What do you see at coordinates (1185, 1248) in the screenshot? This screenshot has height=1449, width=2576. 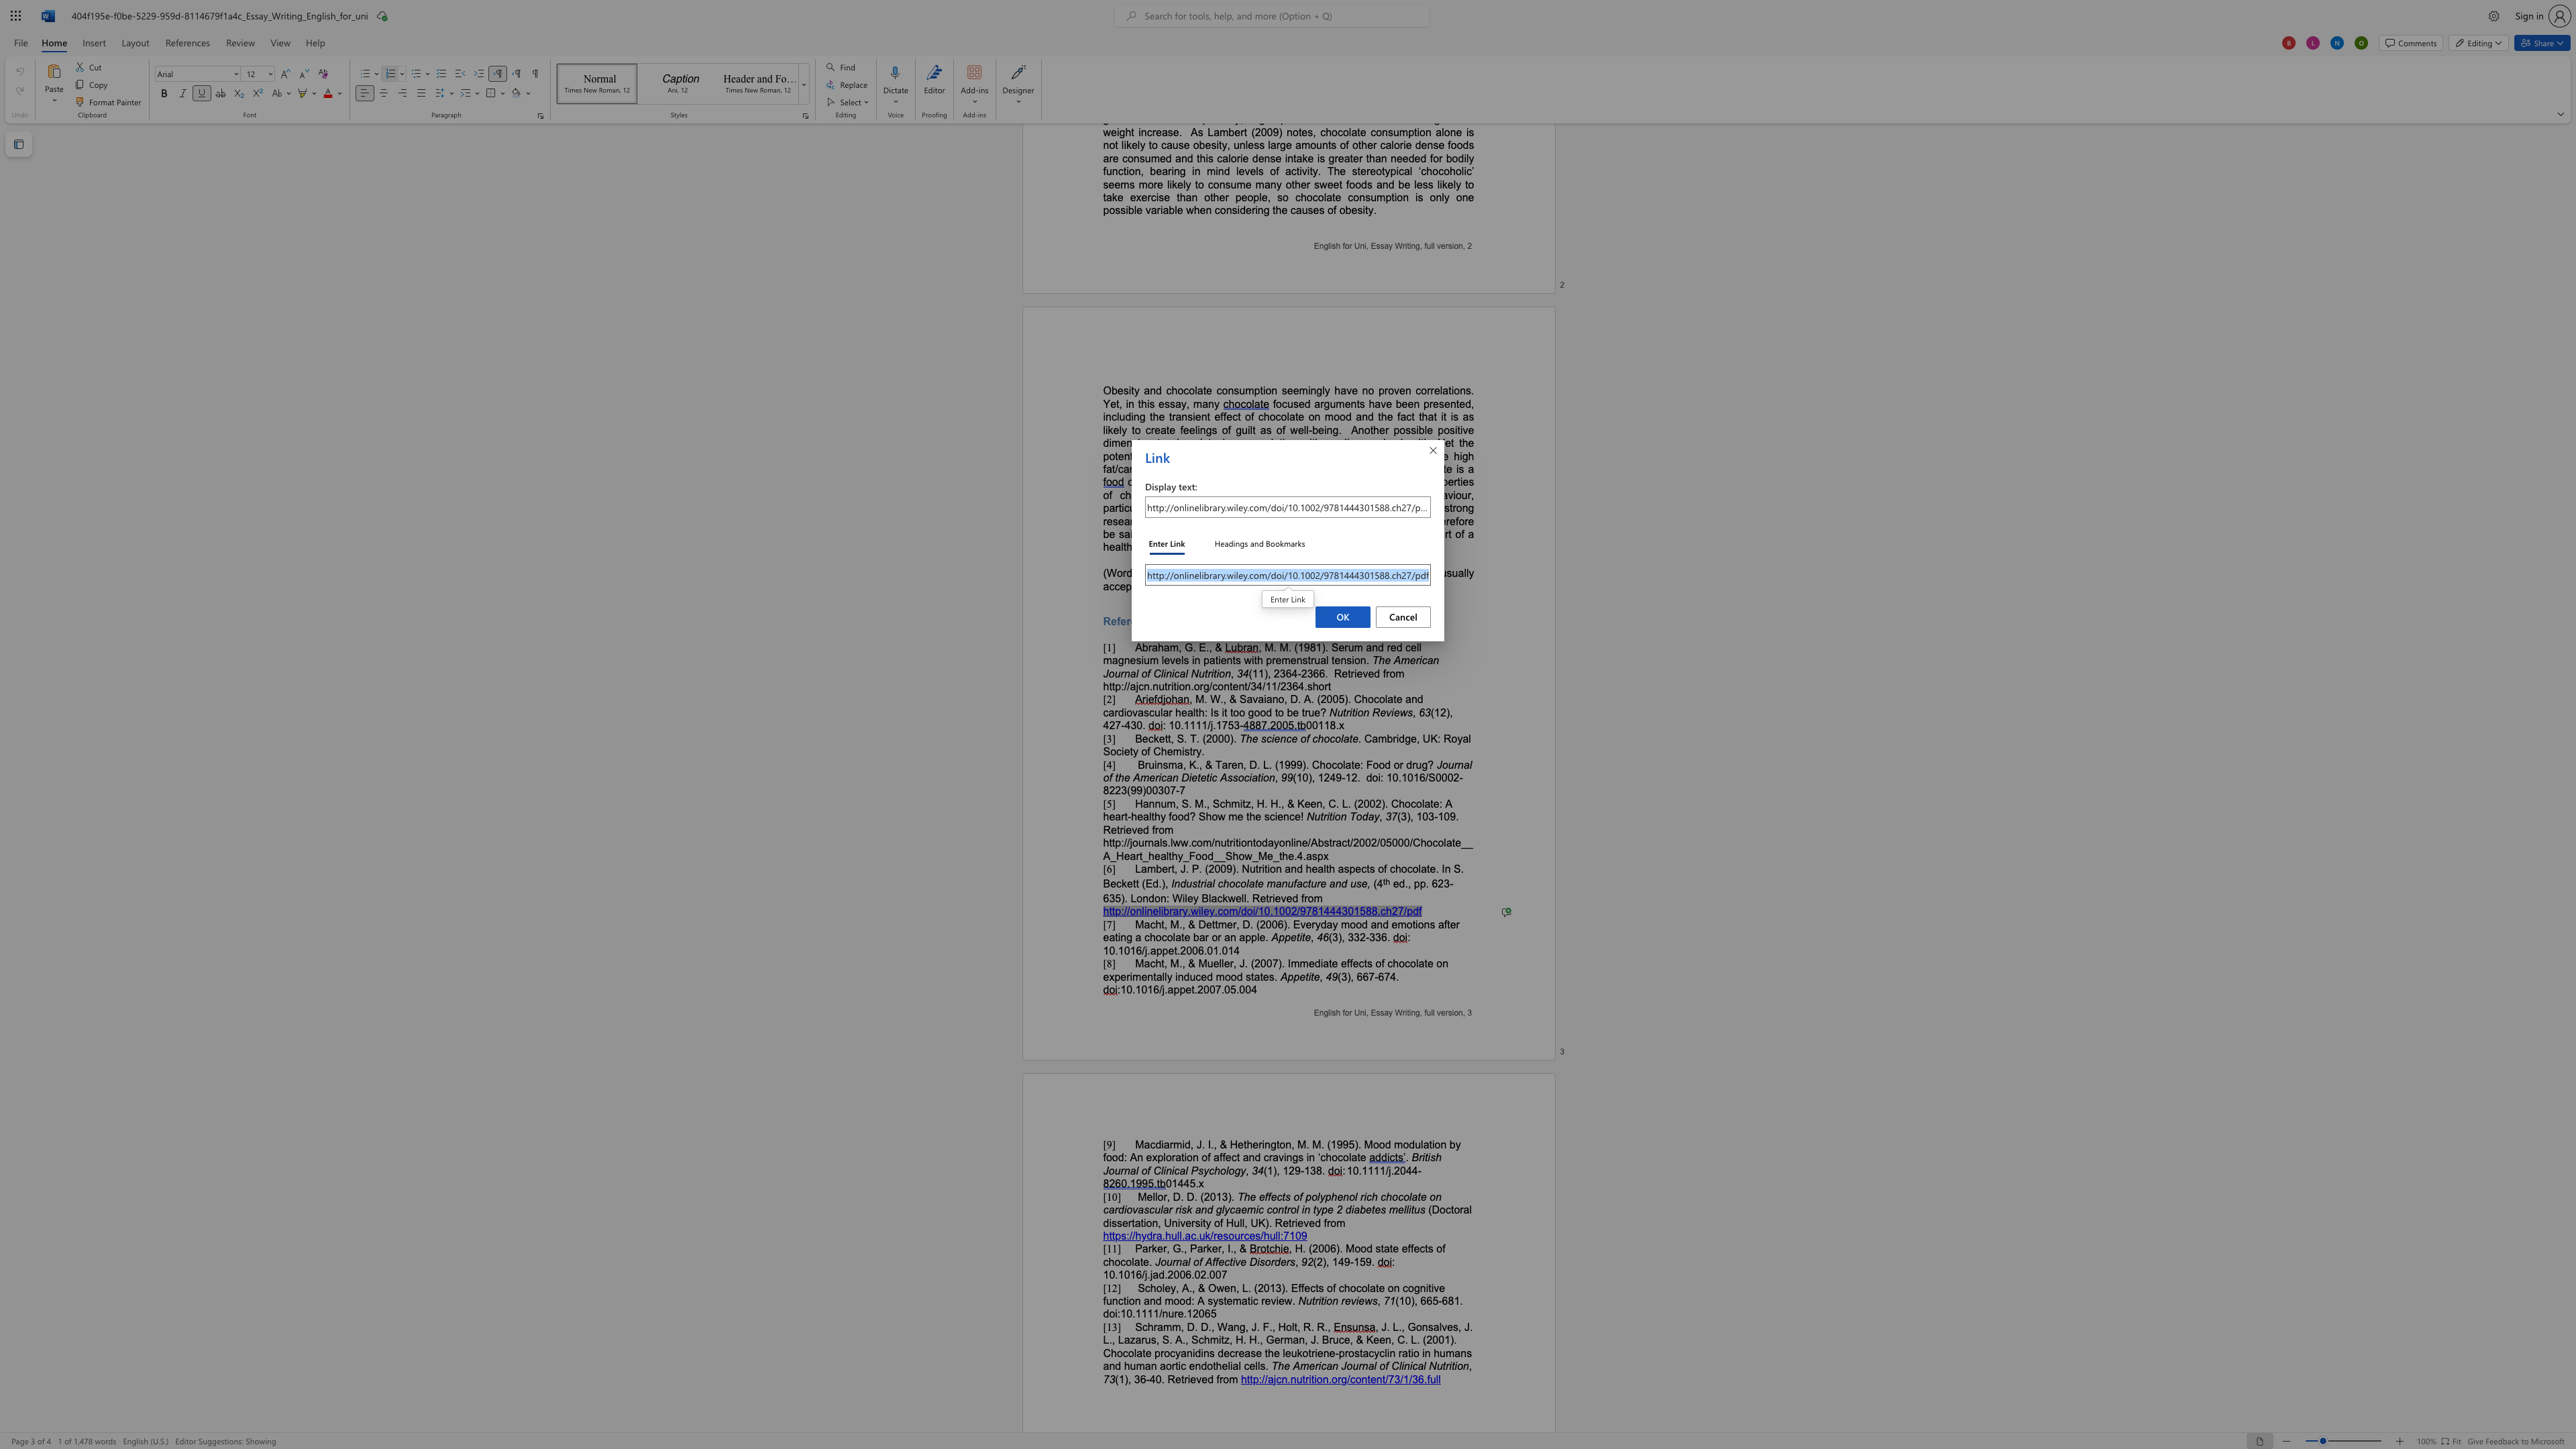 I see `the 2th character "," in the text` at bounding box center [1185, 1248].